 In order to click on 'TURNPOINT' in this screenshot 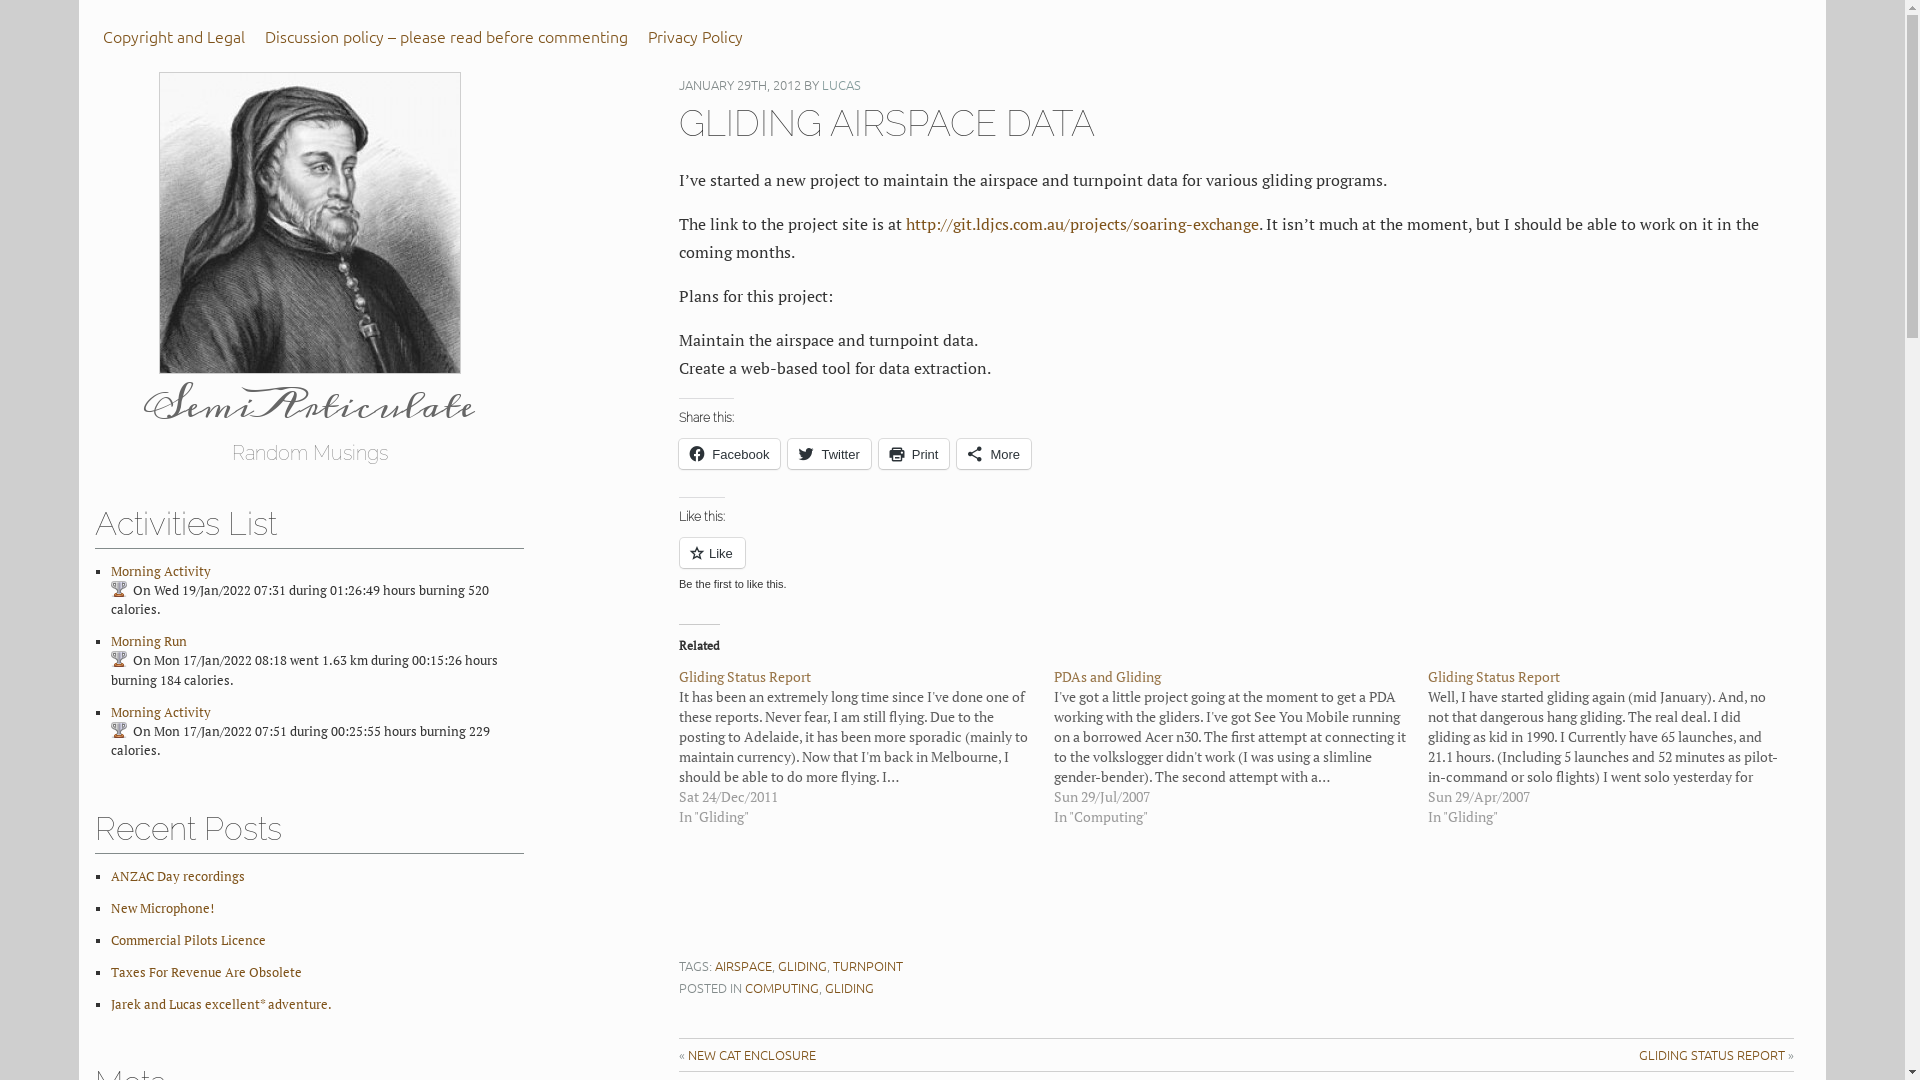, I will do `click(868, 964)`.